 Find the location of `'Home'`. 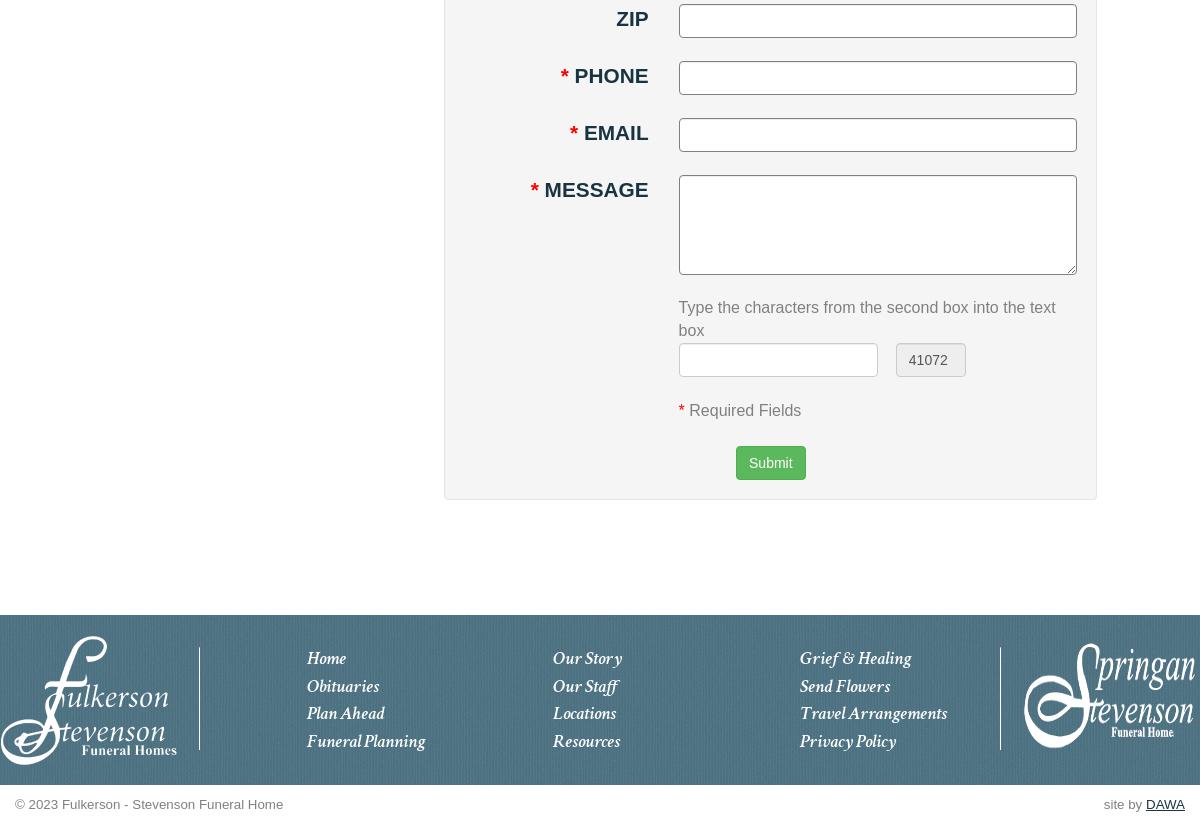

'Home' is located at coordinates (325, 657).